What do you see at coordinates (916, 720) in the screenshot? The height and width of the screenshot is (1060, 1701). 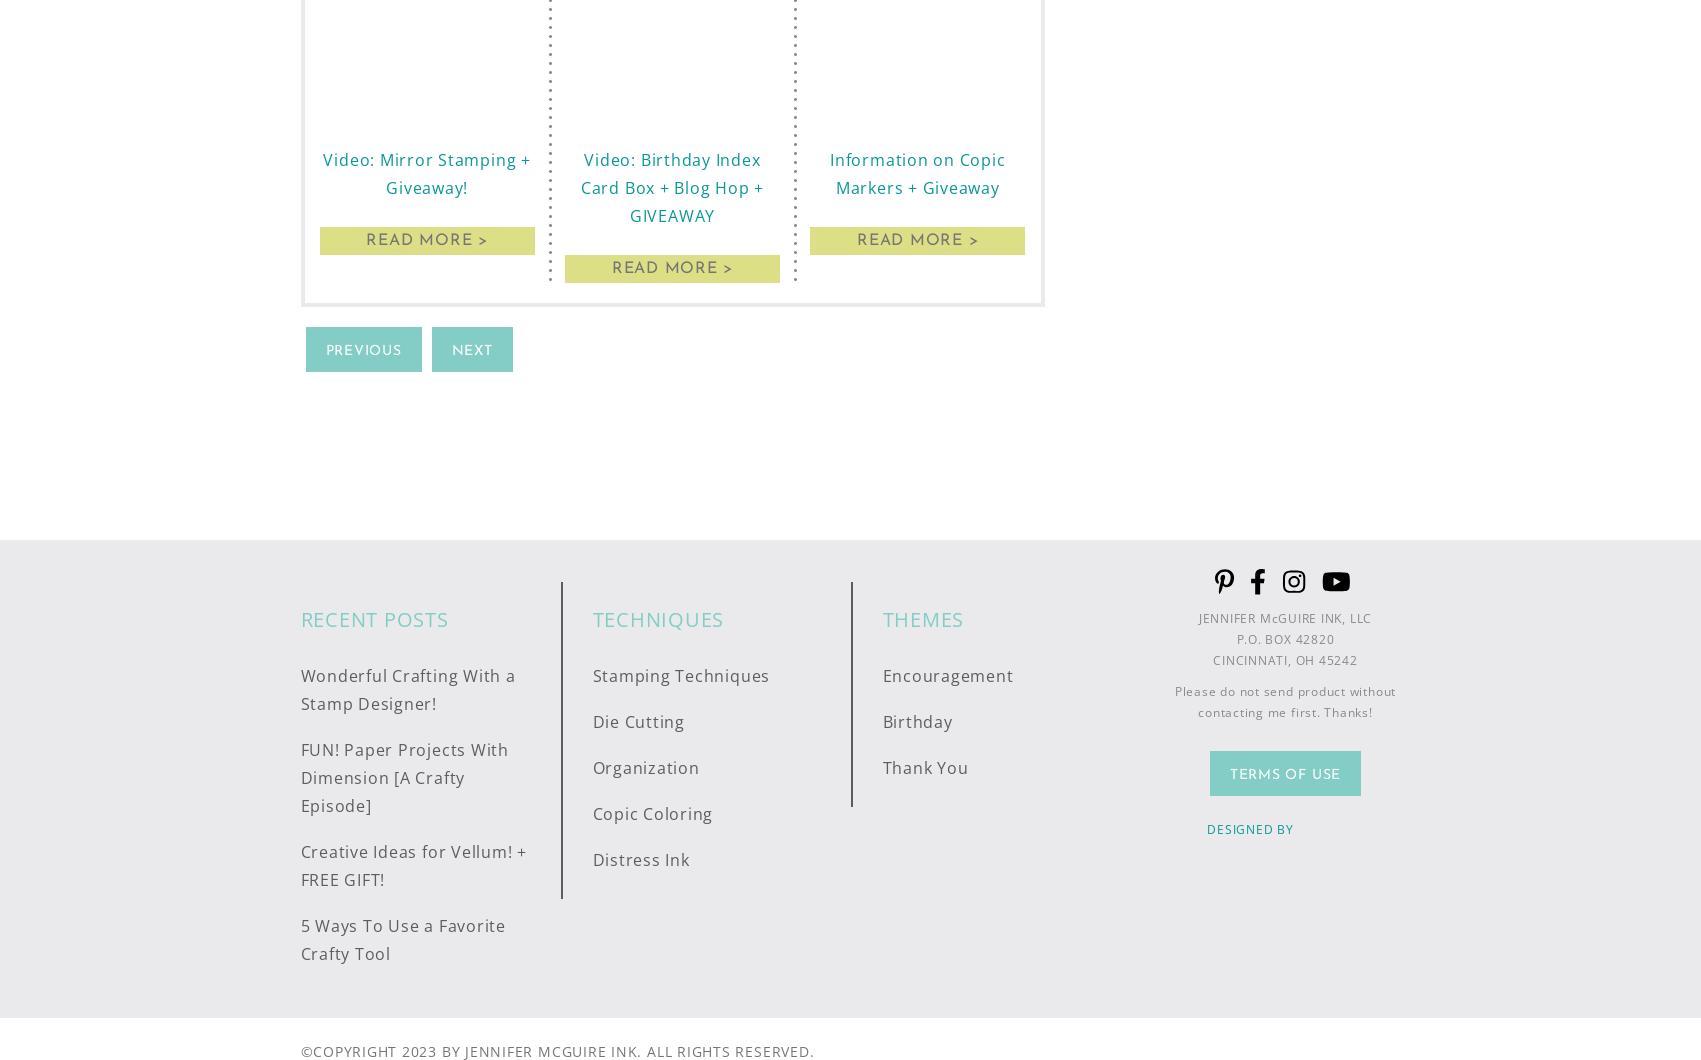 I see `'Birthday'` at bounding box center [916, 720].